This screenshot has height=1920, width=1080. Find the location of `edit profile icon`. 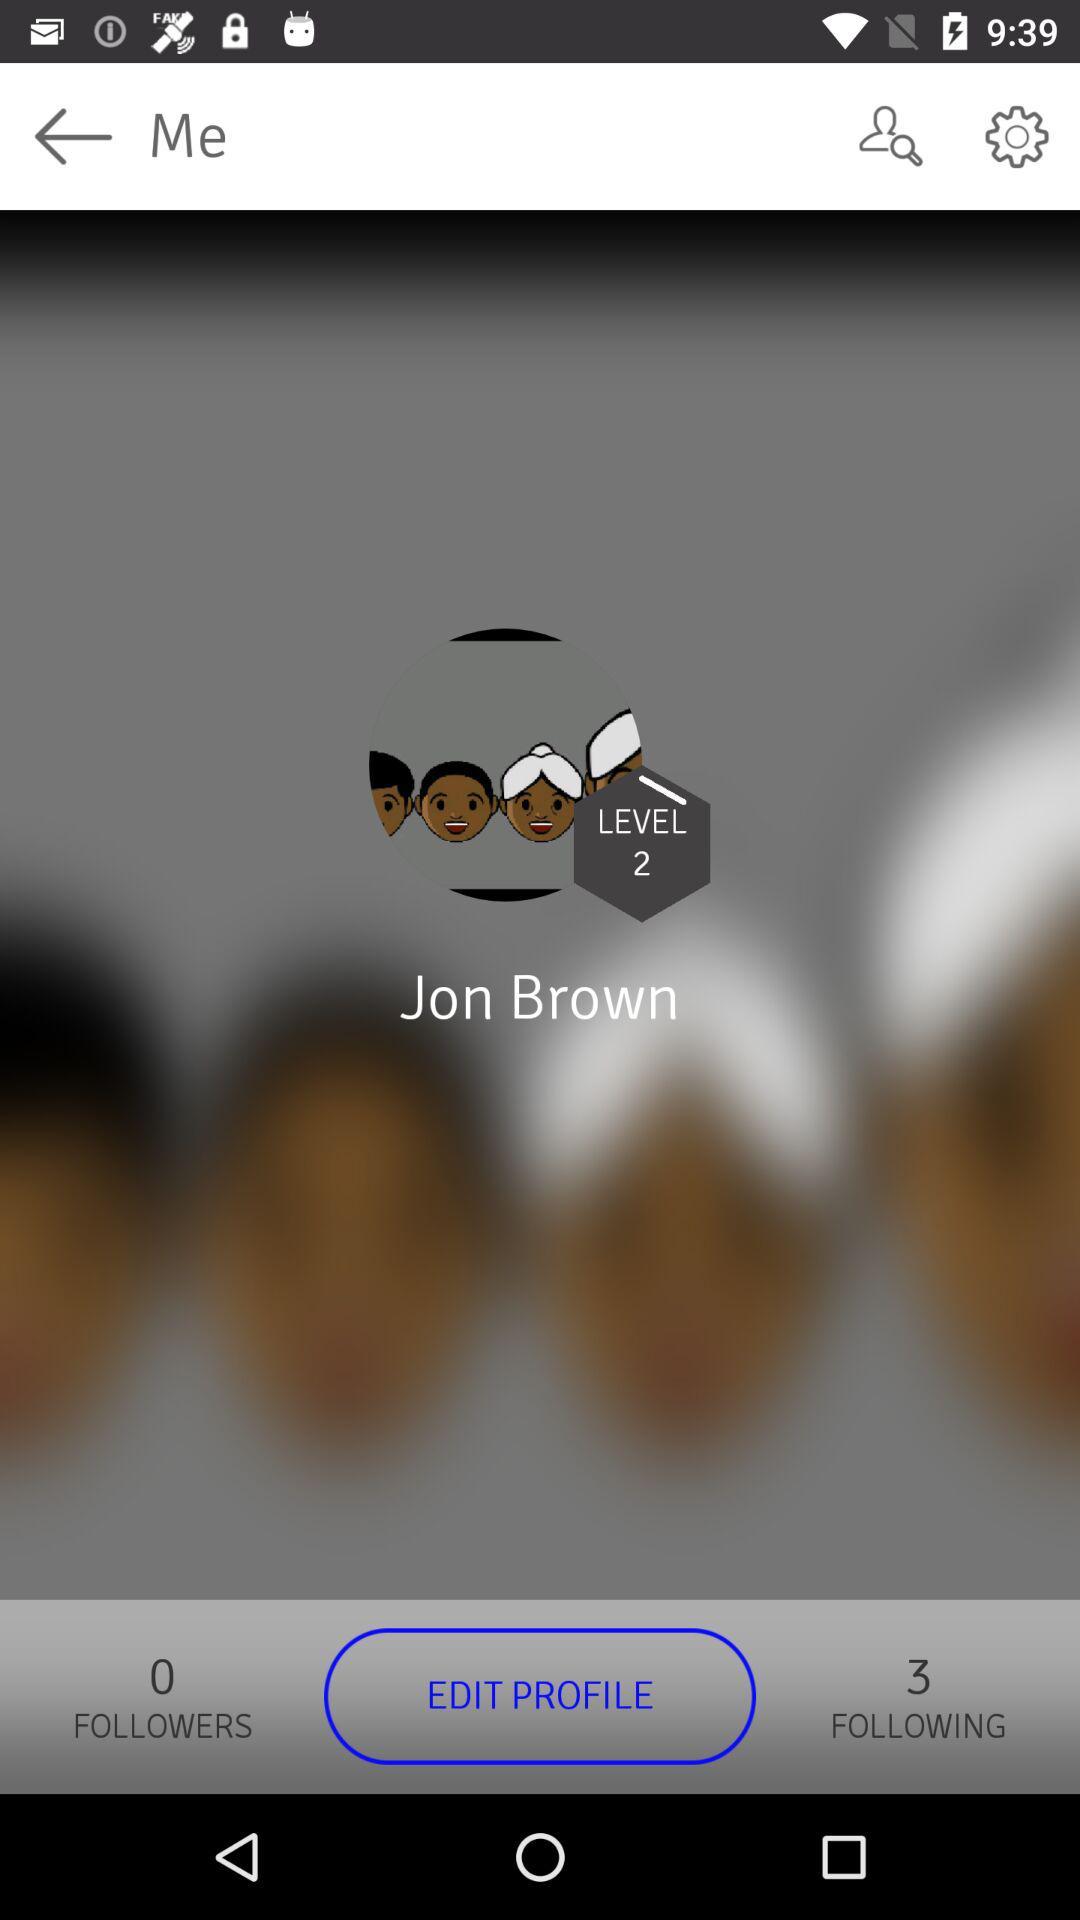

edit profile icon is located at coordinates (540, 1695).